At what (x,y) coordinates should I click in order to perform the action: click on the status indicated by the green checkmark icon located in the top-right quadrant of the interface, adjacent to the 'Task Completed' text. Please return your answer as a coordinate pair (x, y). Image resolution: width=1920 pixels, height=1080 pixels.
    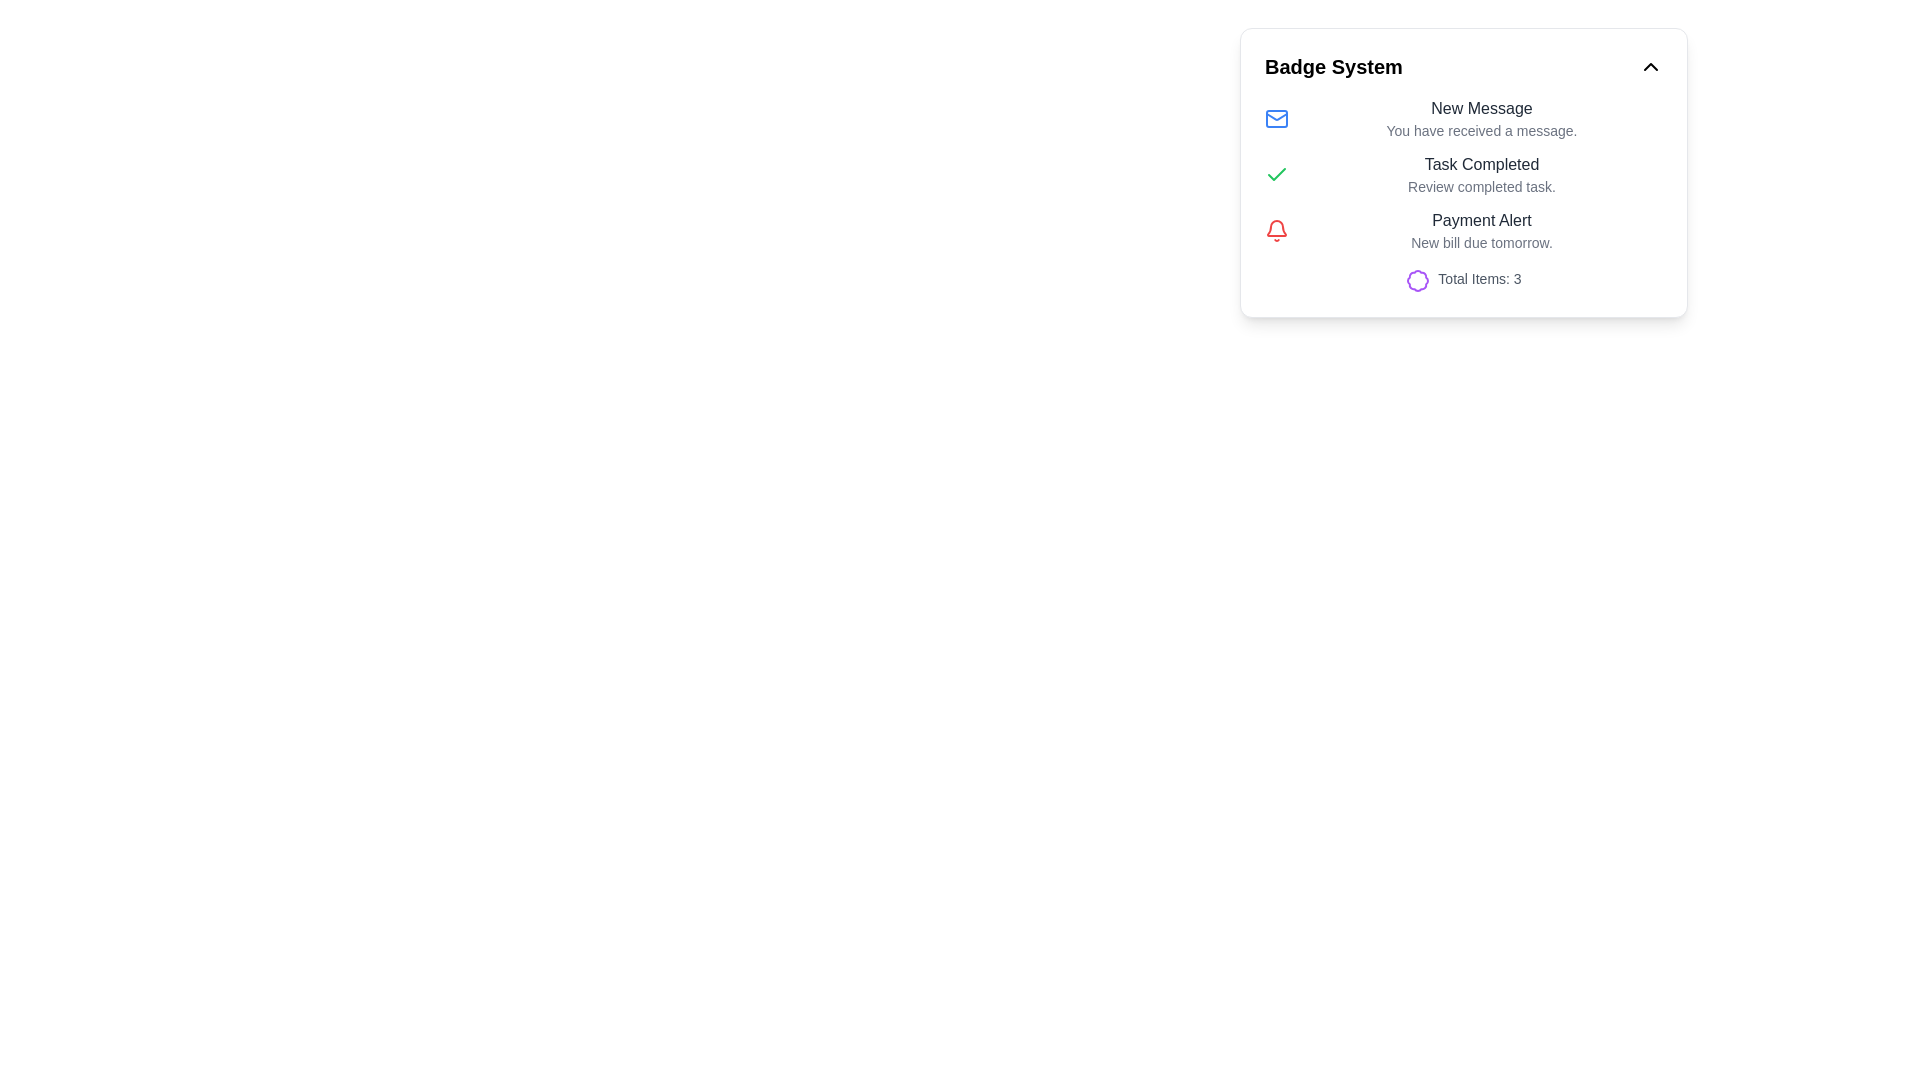
    Looking at the image, I should click on (1275, 173).